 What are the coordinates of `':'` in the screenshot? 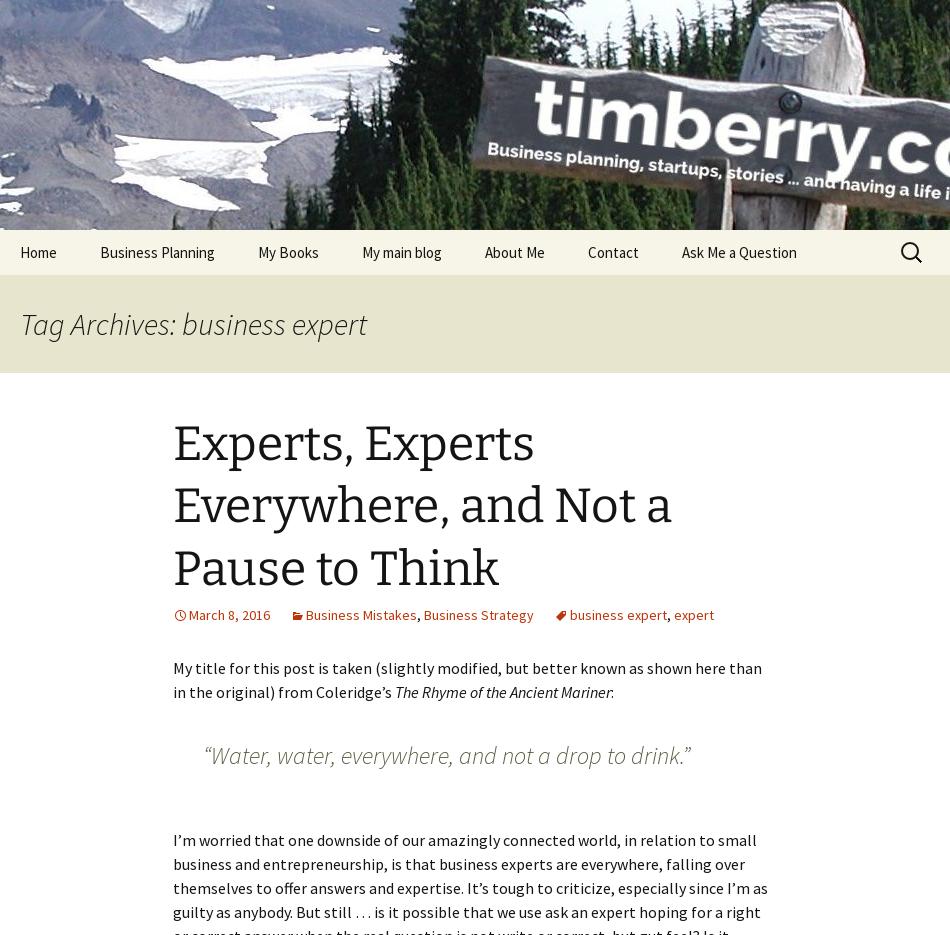 It's located at (612, 690).